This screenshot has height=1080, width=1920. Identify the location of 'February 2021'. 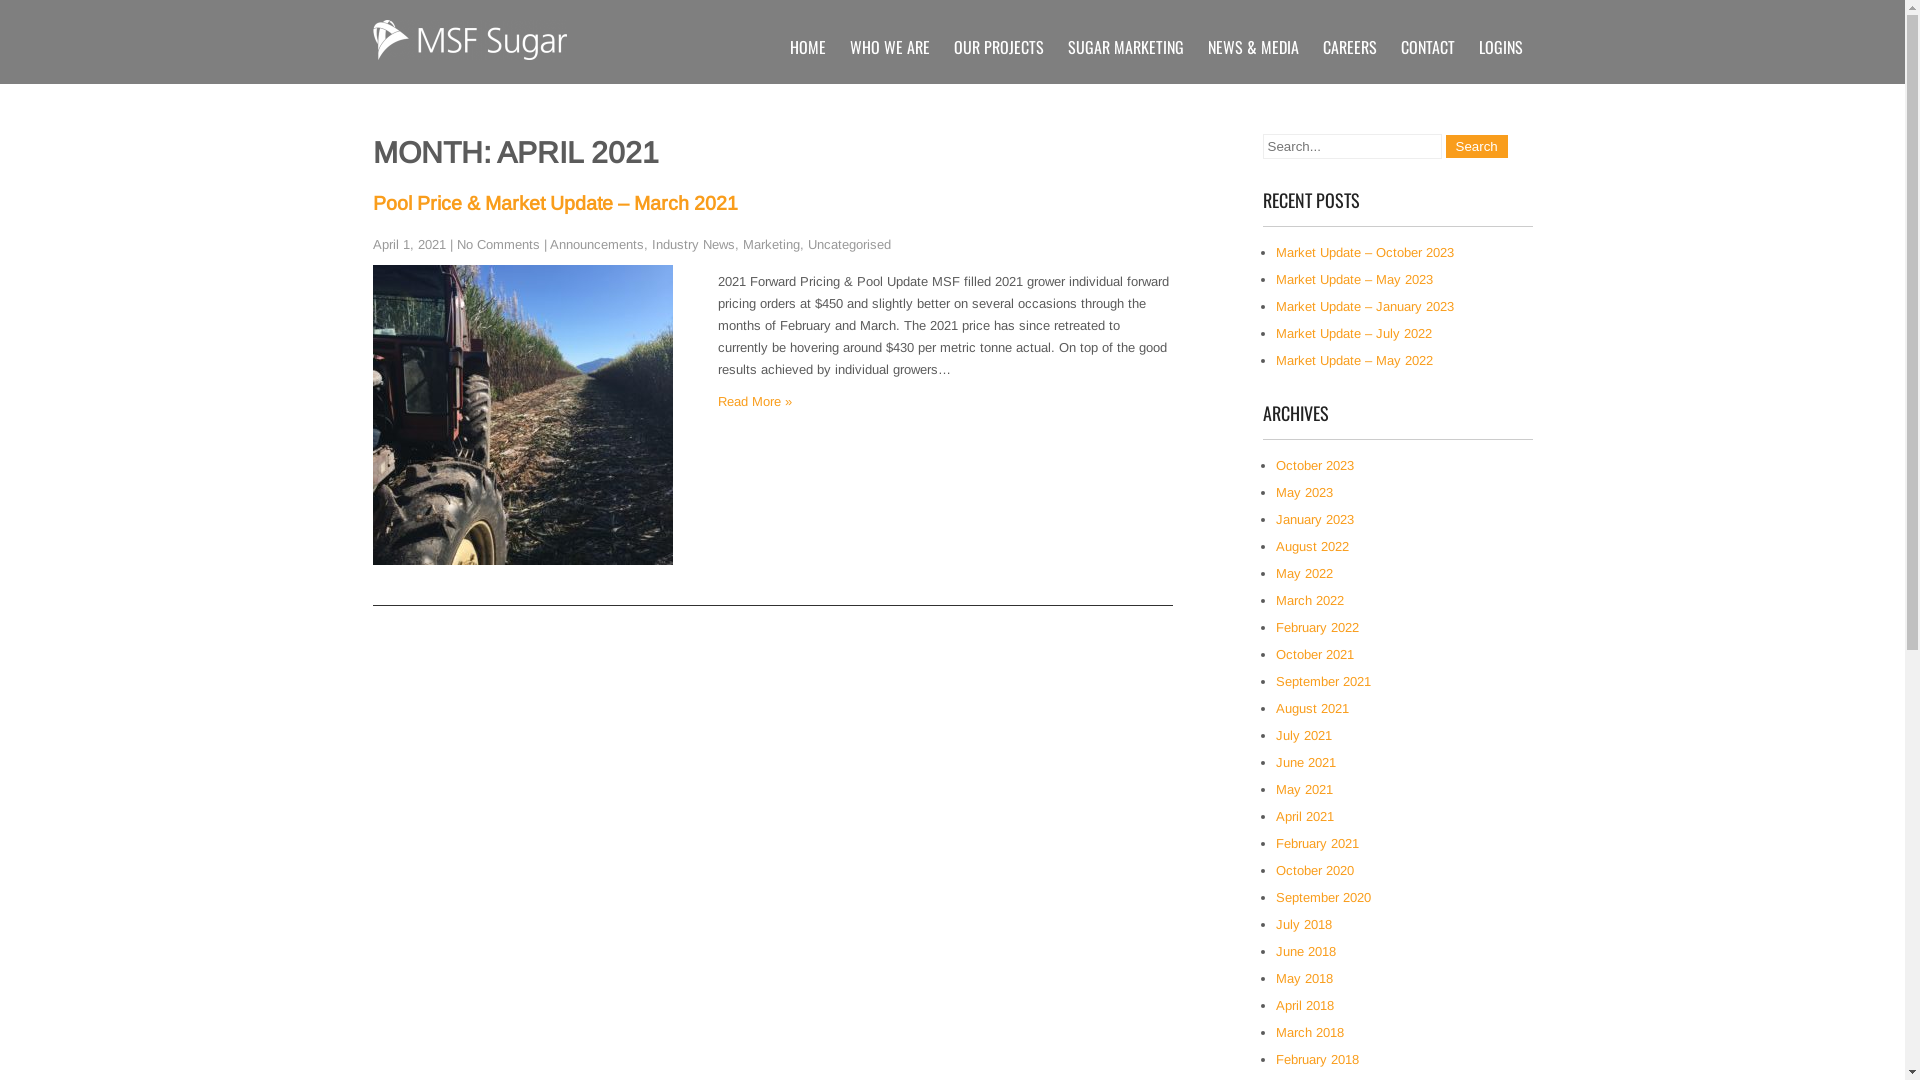
(1275, 843).